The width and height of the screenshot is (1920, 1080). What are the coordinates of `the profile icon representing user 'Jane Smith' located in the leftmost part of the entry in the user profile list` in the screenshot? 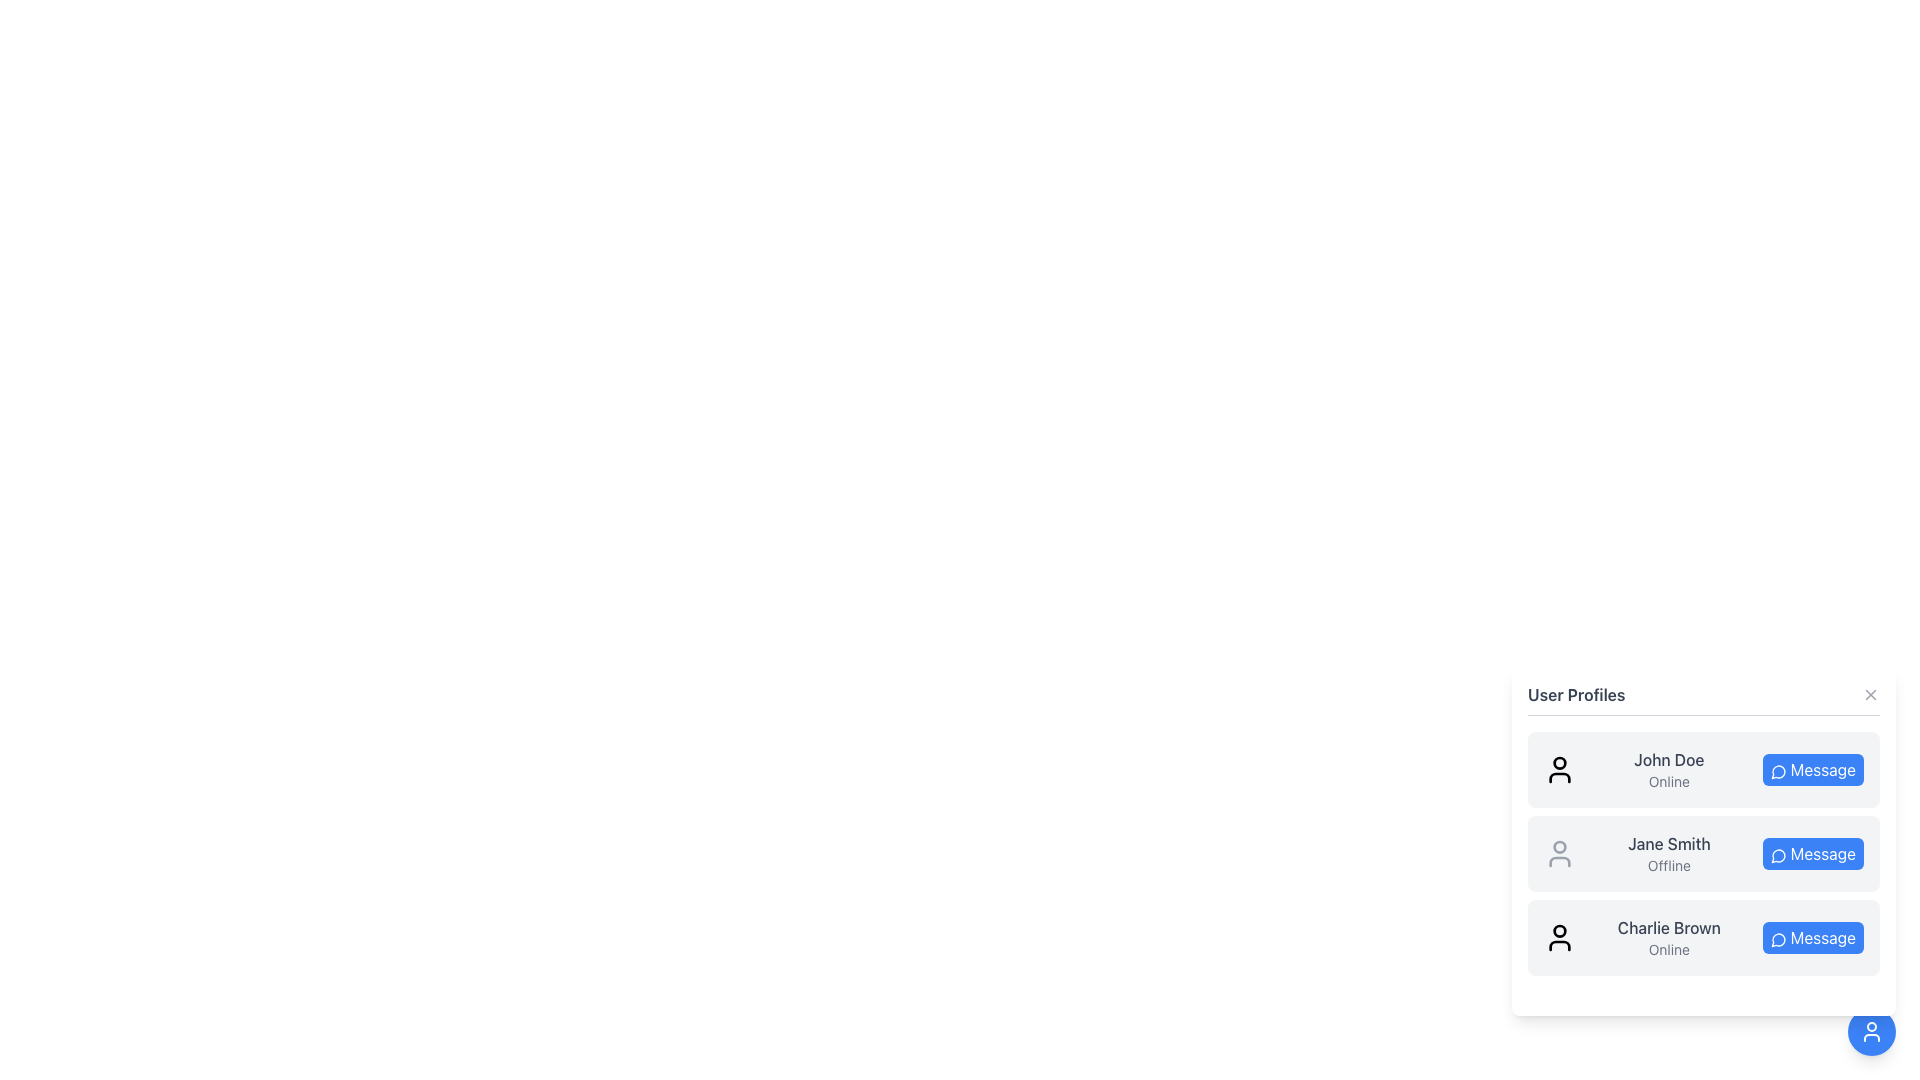 It's located at (1559, 853).